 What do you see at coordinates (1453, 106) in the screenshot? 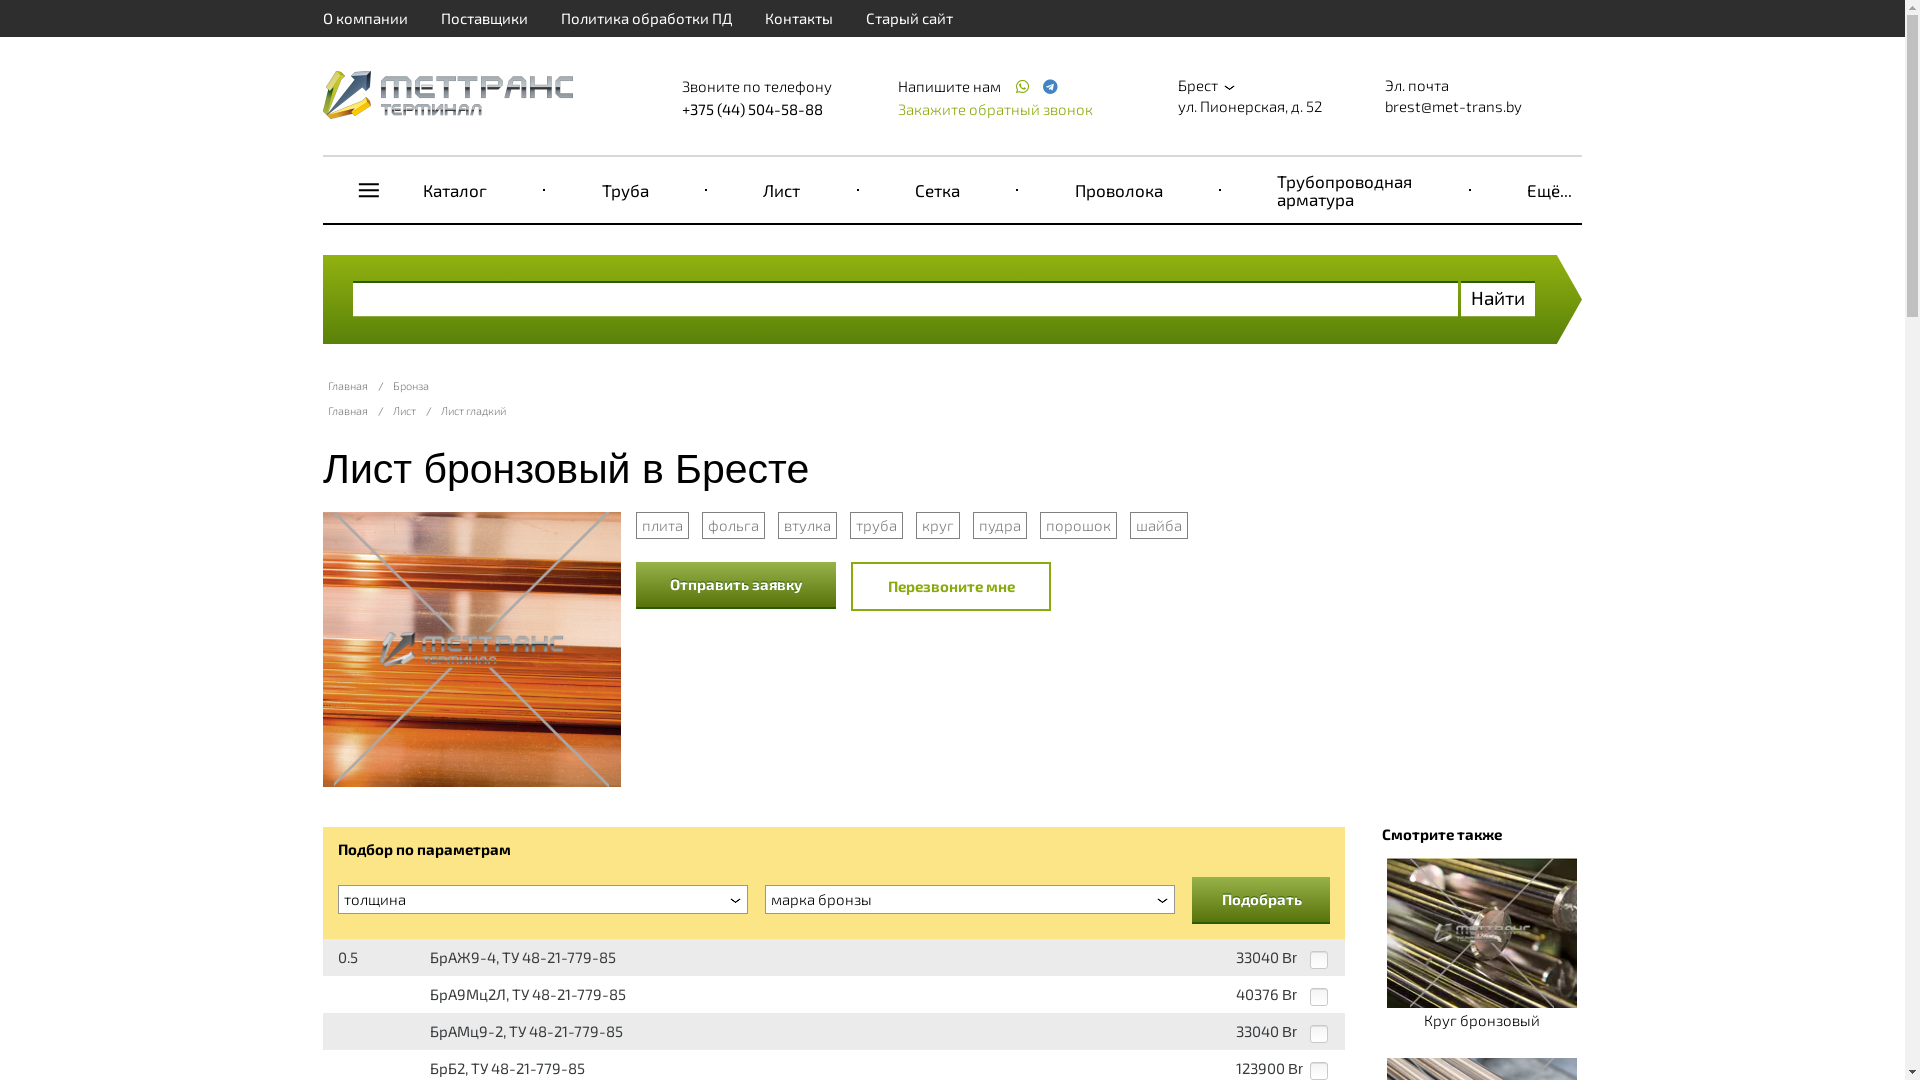
I see `'brest@met-trans.by'` at bounding box center [1453, 106].